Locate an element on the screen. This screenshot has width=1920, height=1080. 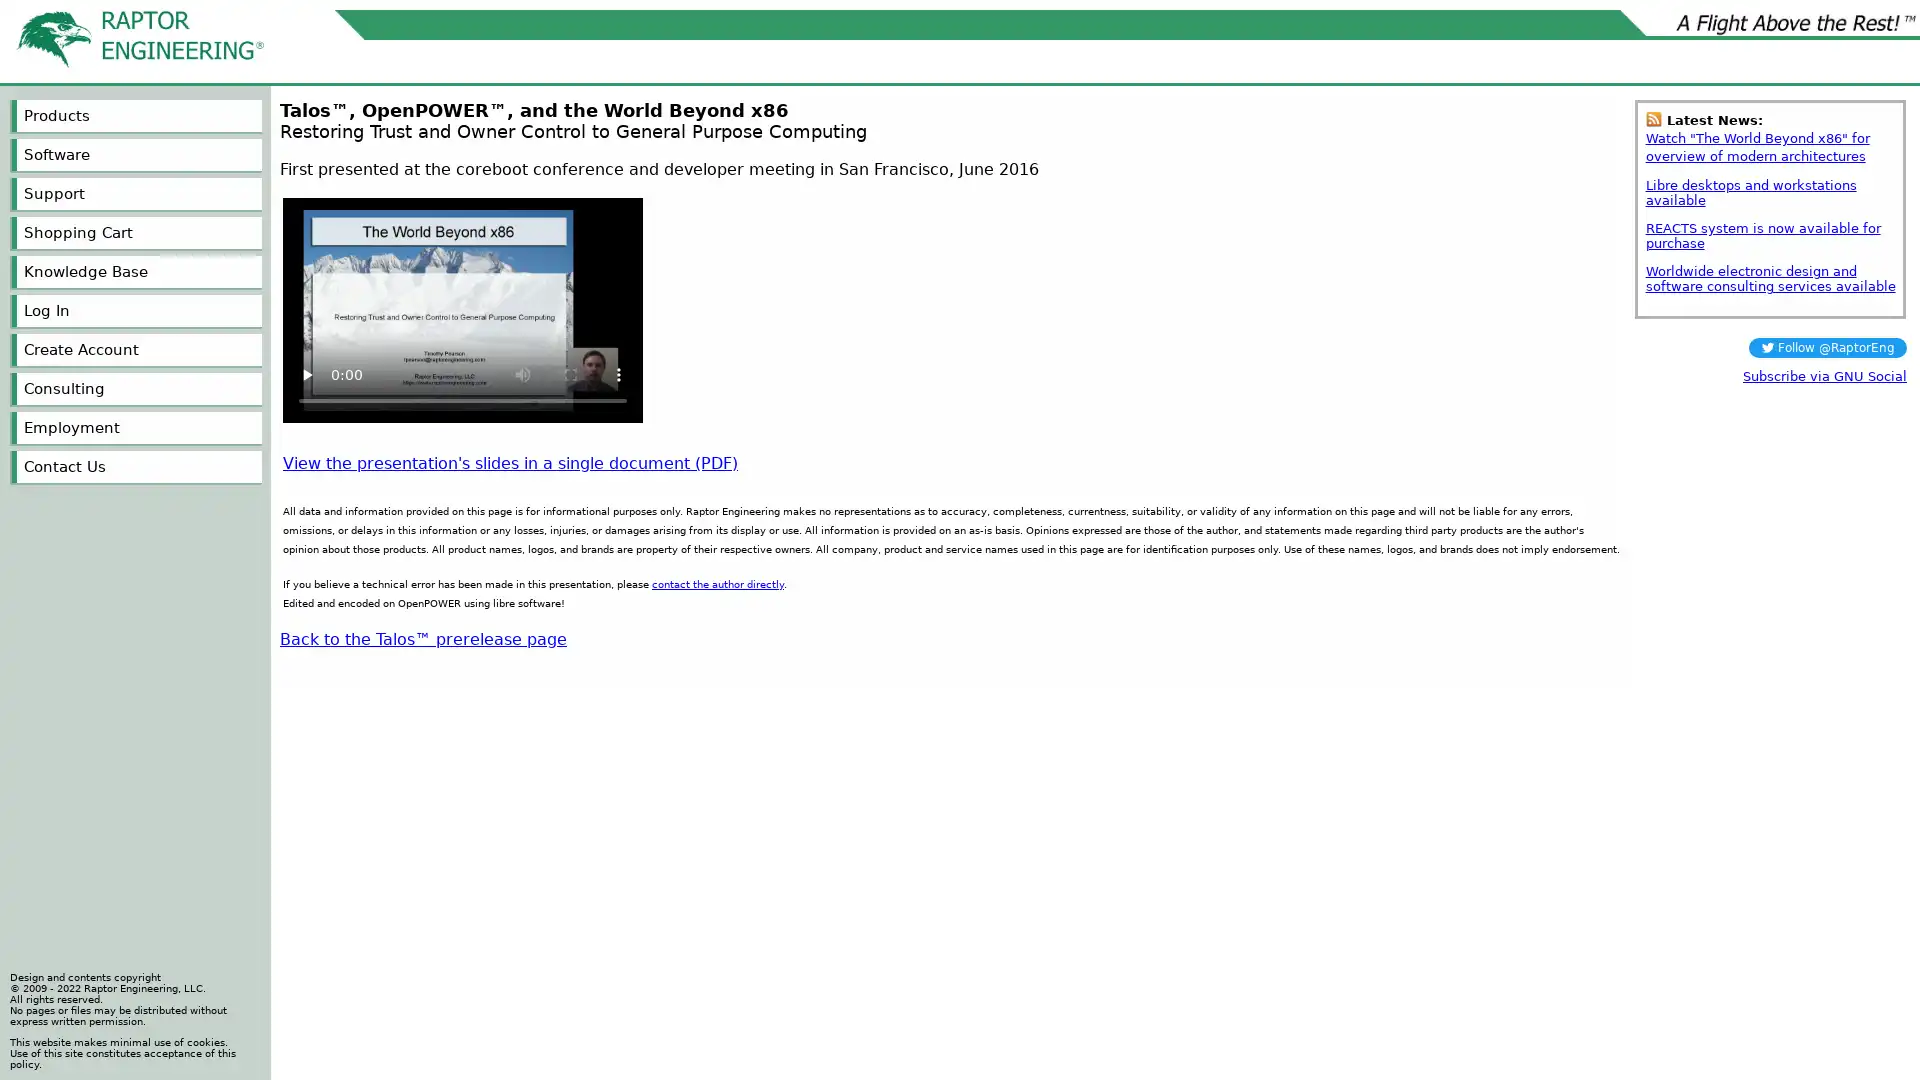
enter full screen is located at coordinates (570, 374).